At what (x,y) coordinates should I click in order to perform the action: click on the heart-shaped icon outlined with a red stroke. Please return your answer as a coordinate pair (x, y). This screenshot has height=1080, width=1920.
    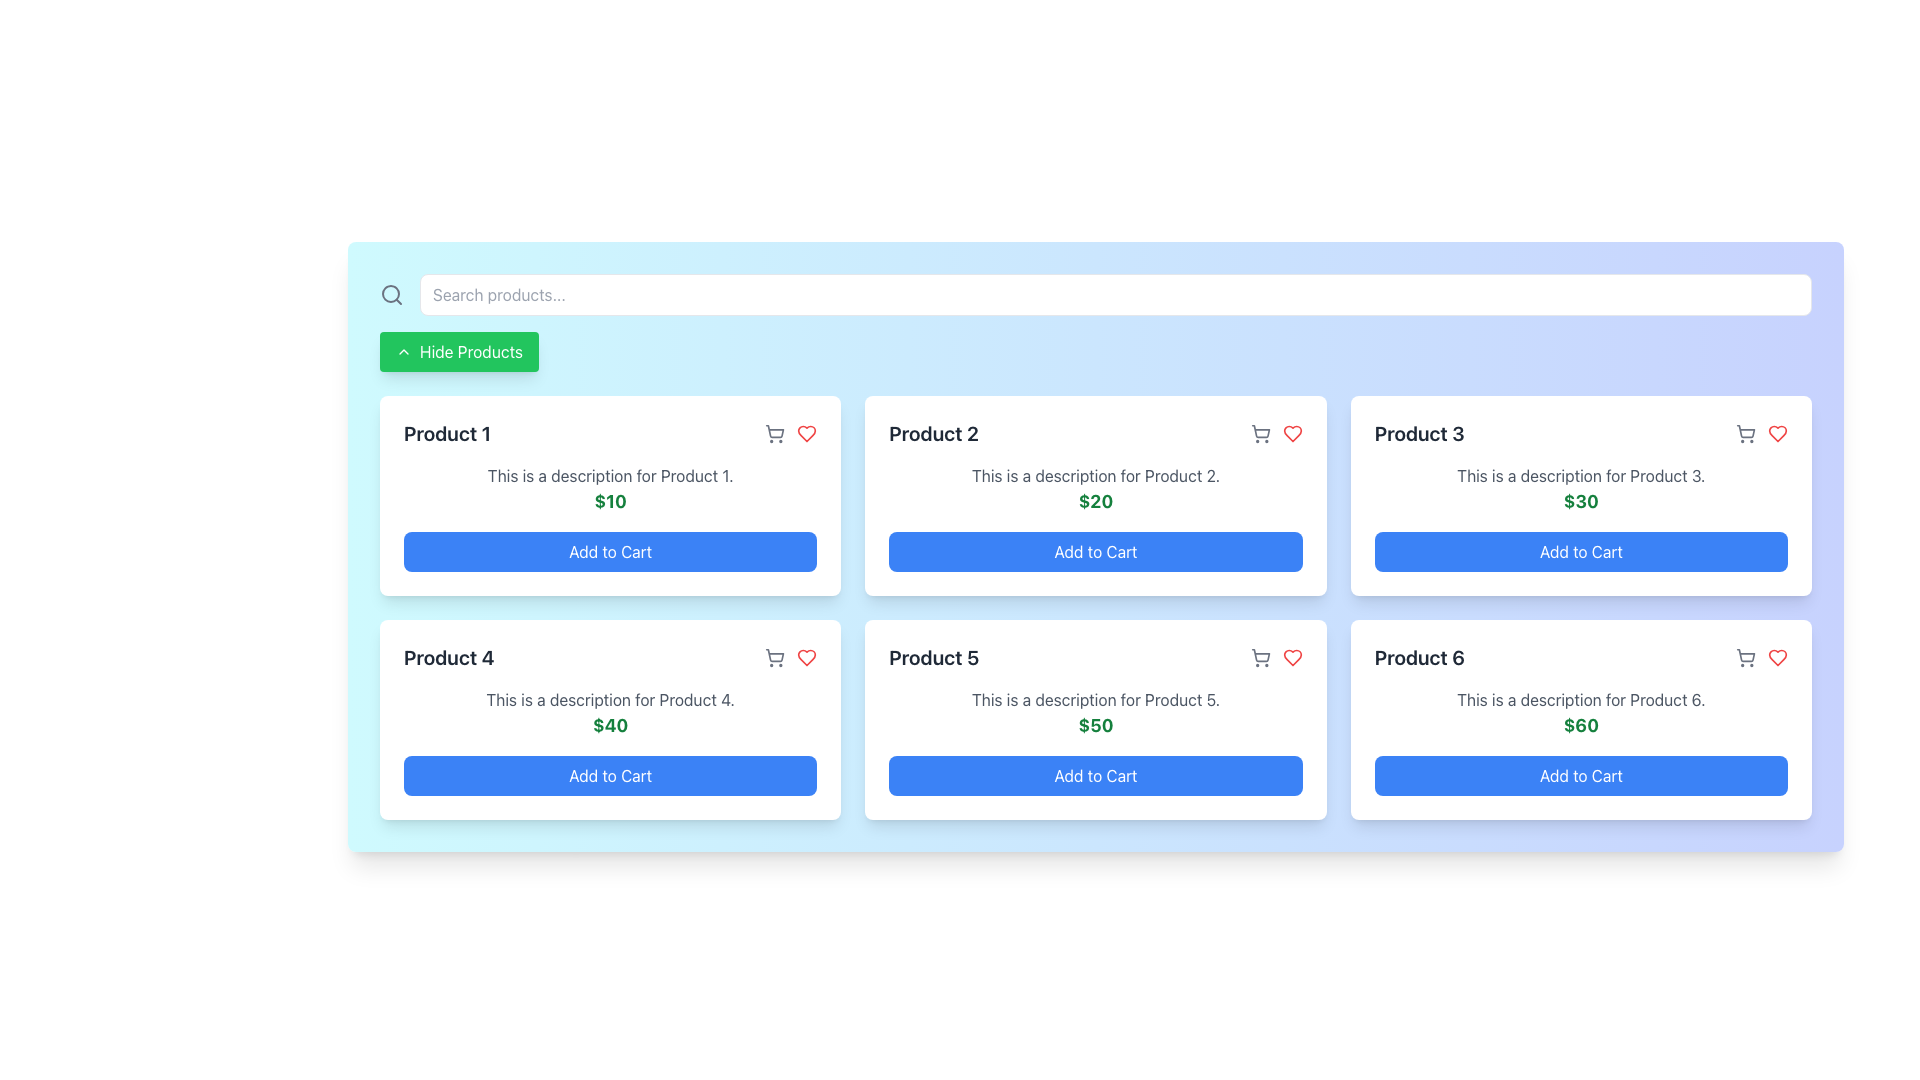
    Looking at the image, I should click on (1292, 433).